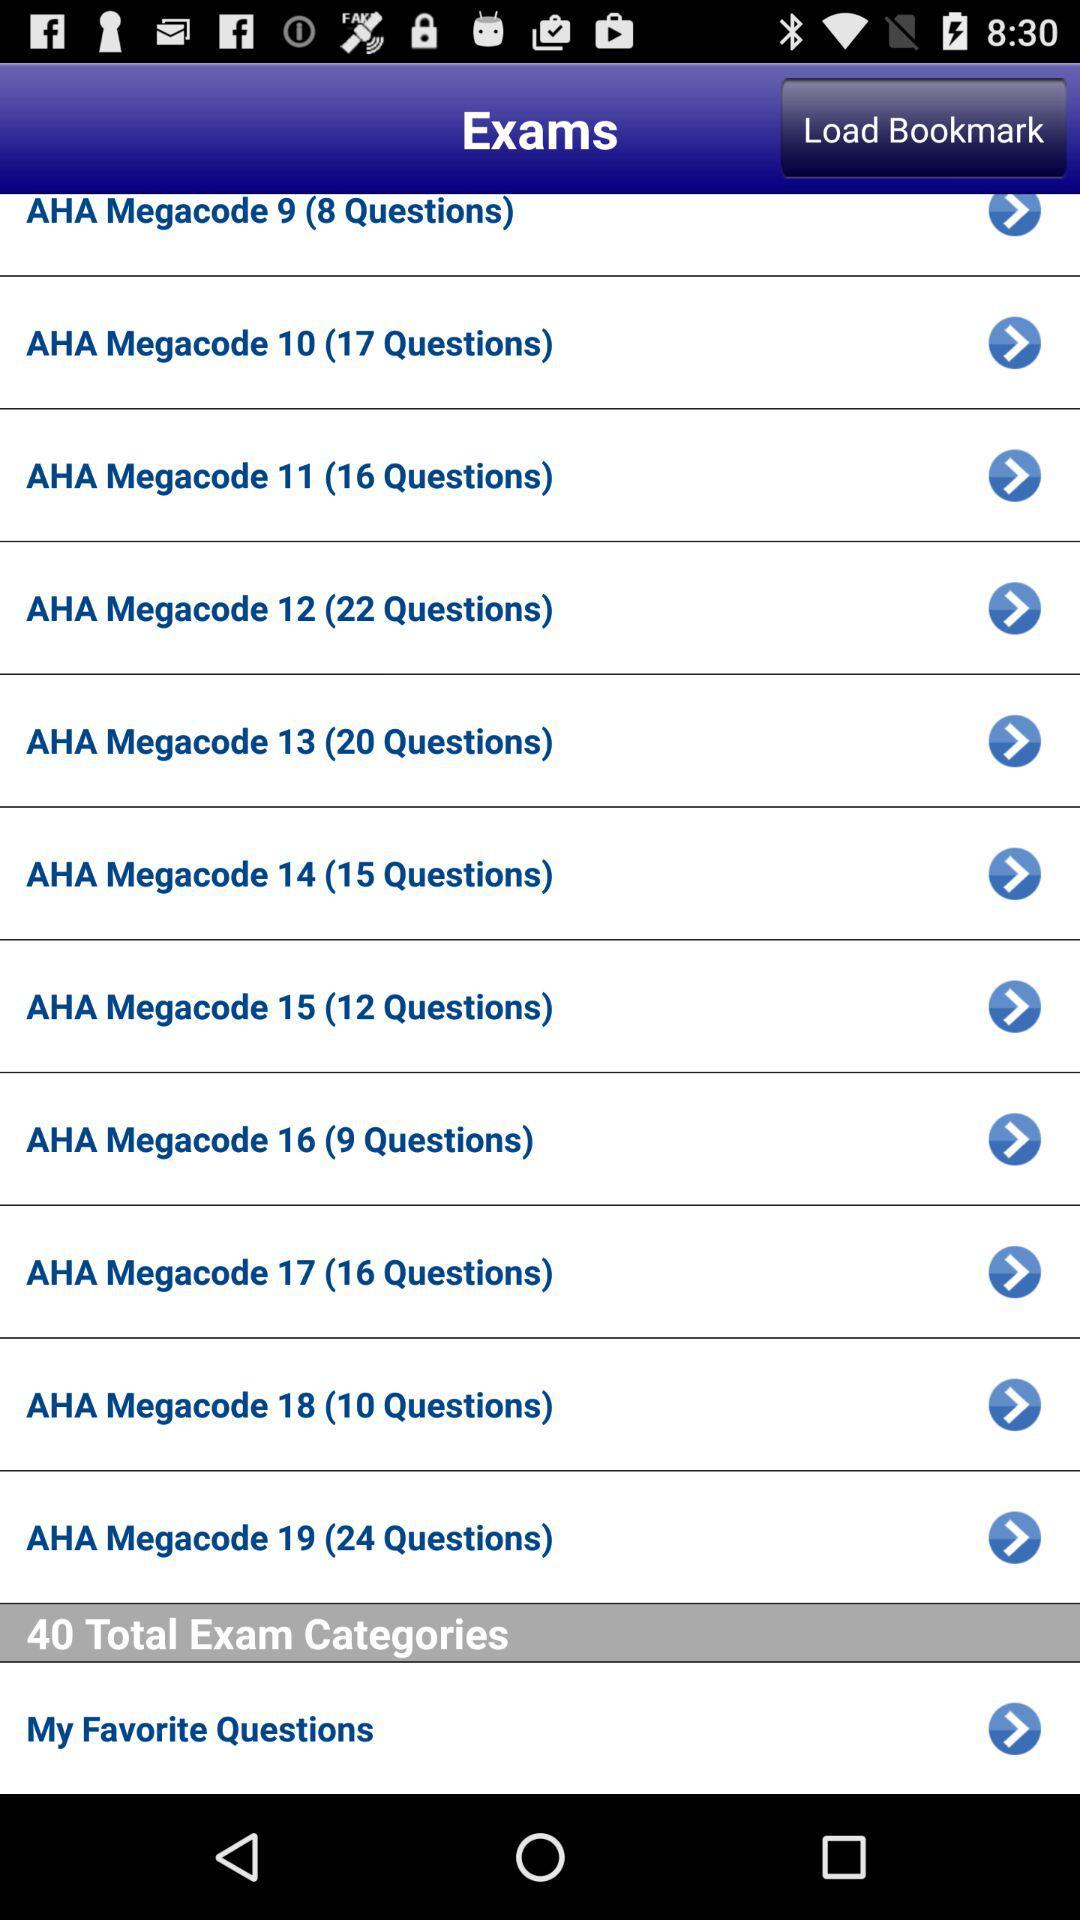 The width and height of the screenshot is (1080, 1920). What do you see at coordinates (924, 127) in the screenshot?
I see `text next to exams` at bounding box center [924, 127].